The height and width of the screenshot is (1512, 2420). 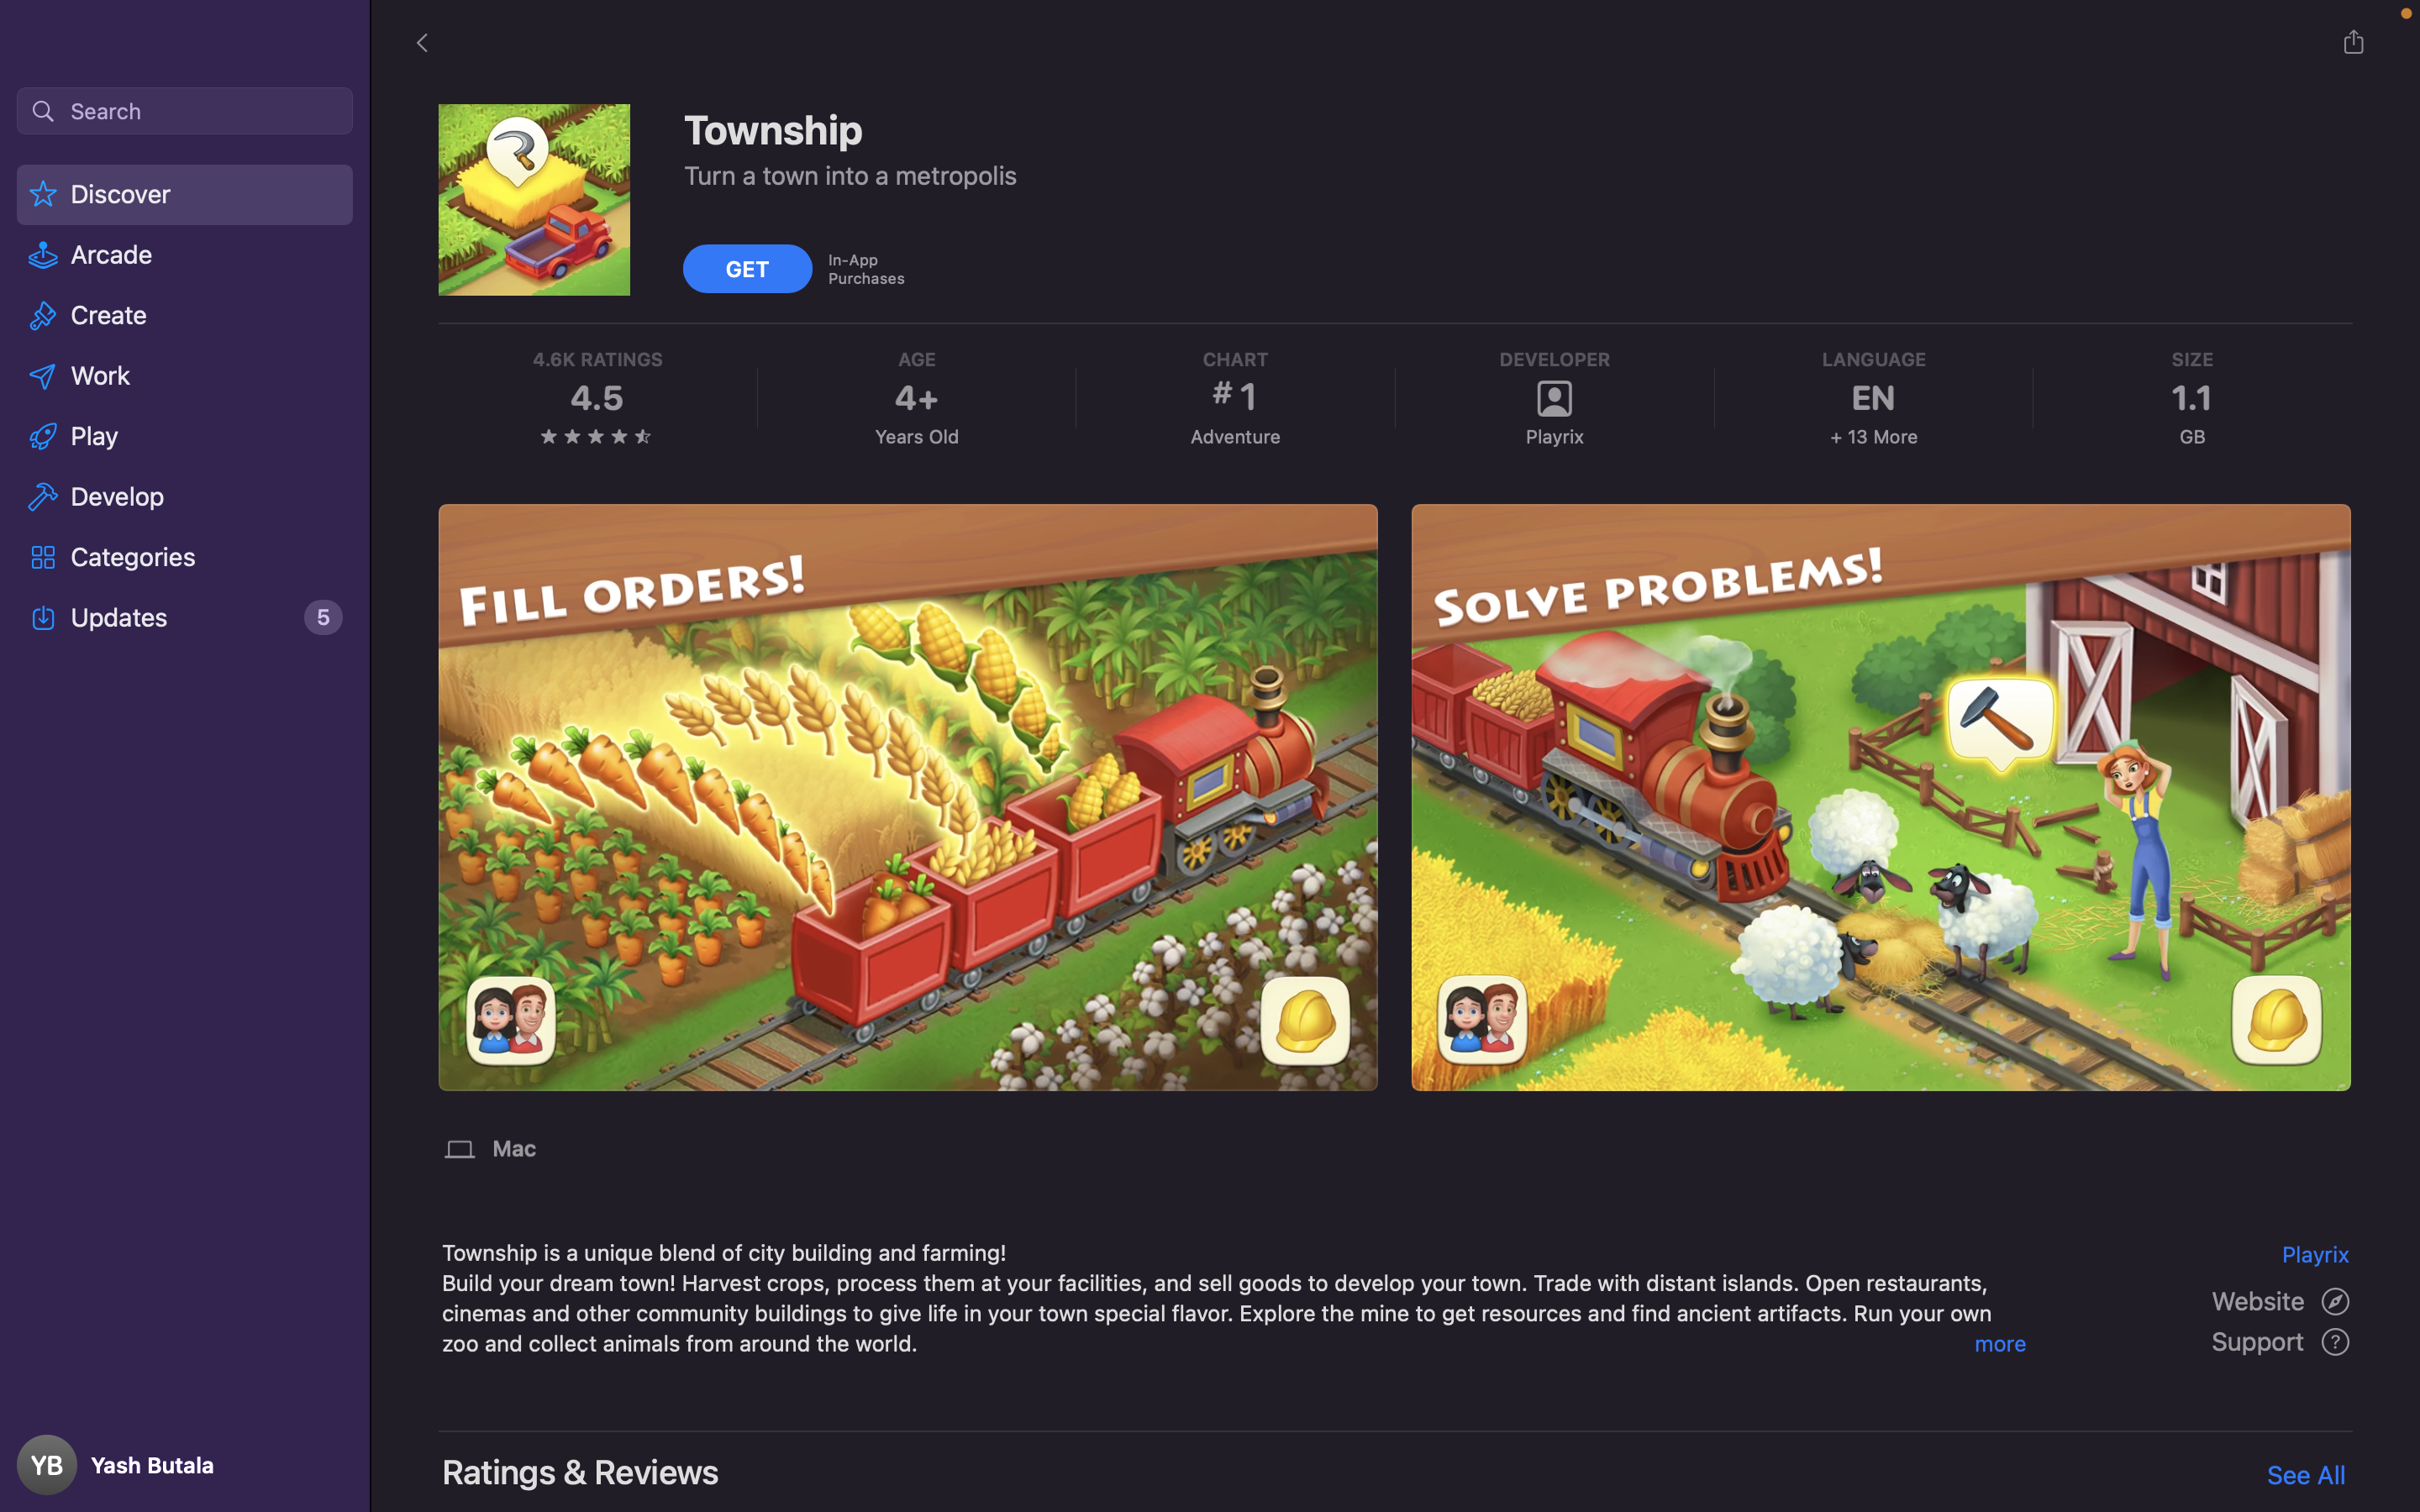 What do you see at coordinates (2352, 41) in the screenshot?
I see `Locate and click on the "share" button, then input "Facebook" as the platform to share the application on` at bounding box center [2352, 41].